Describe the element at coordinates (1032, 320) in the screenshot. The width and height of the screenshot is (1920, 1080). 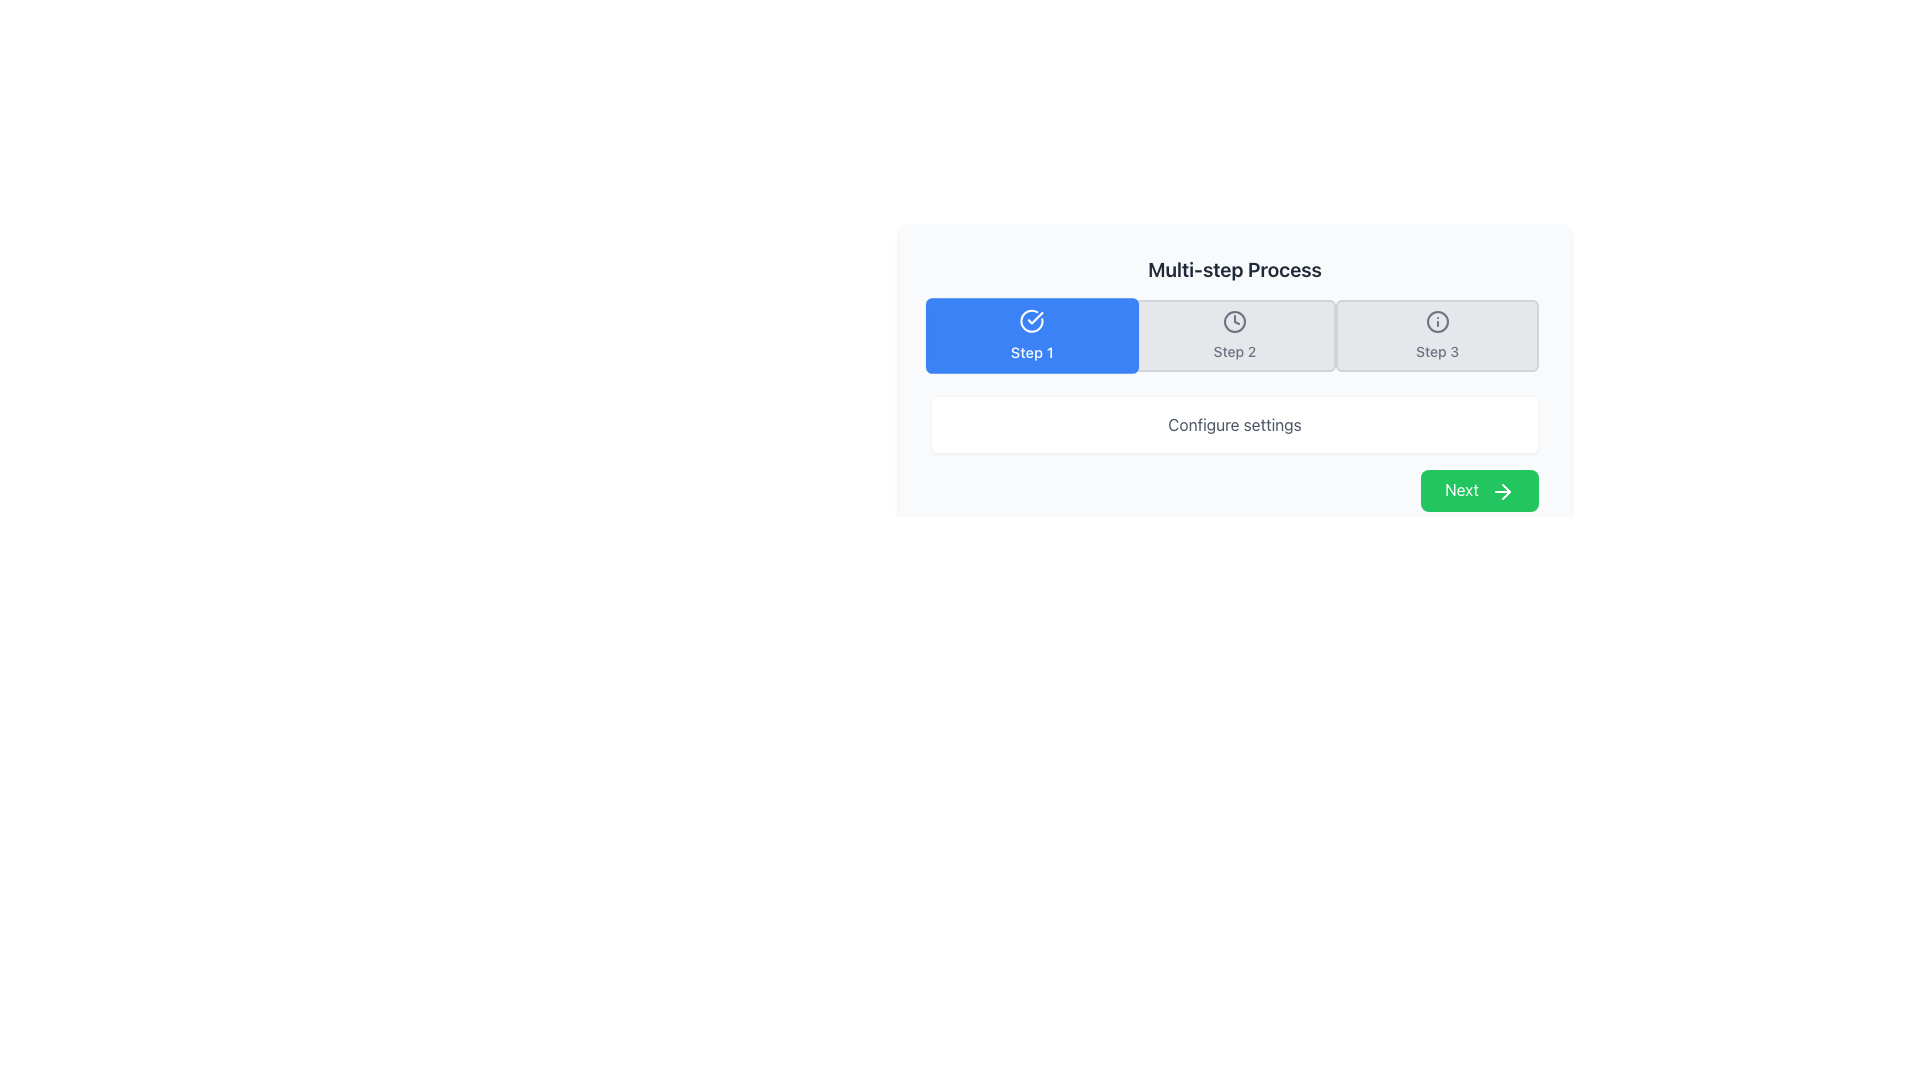
I see `the visual indicator icon within the blue button labeled 'Step 1' in the multi-step process UI, which signifies the current step is active or complete` at that location.